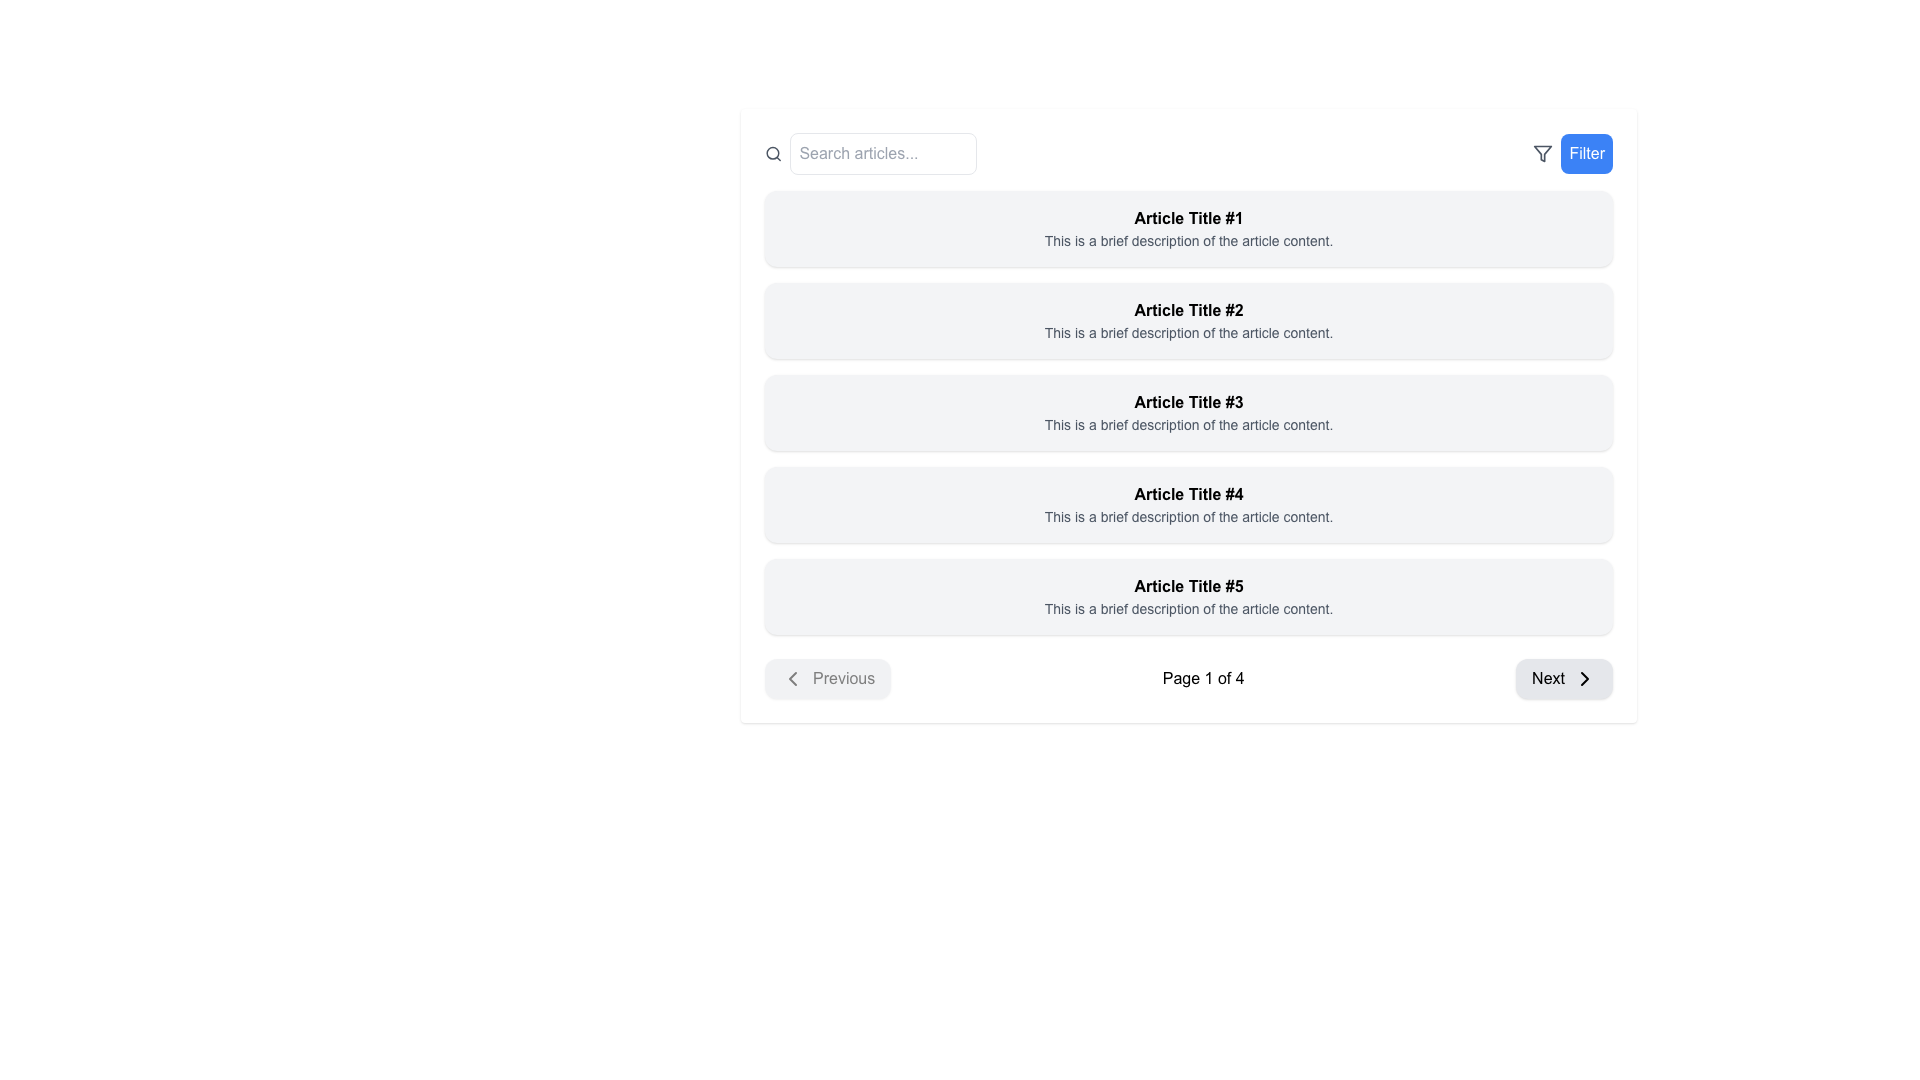 The height and width of the screenshot is (1080, 1920). What do you see at coordinates (1189, 402) in the screenshot?
I see `the text label displaying 'Article Title #3' which is styled in bold and located at the top of the third card in a vertical list of articles` at bounding box center [1189, 402].